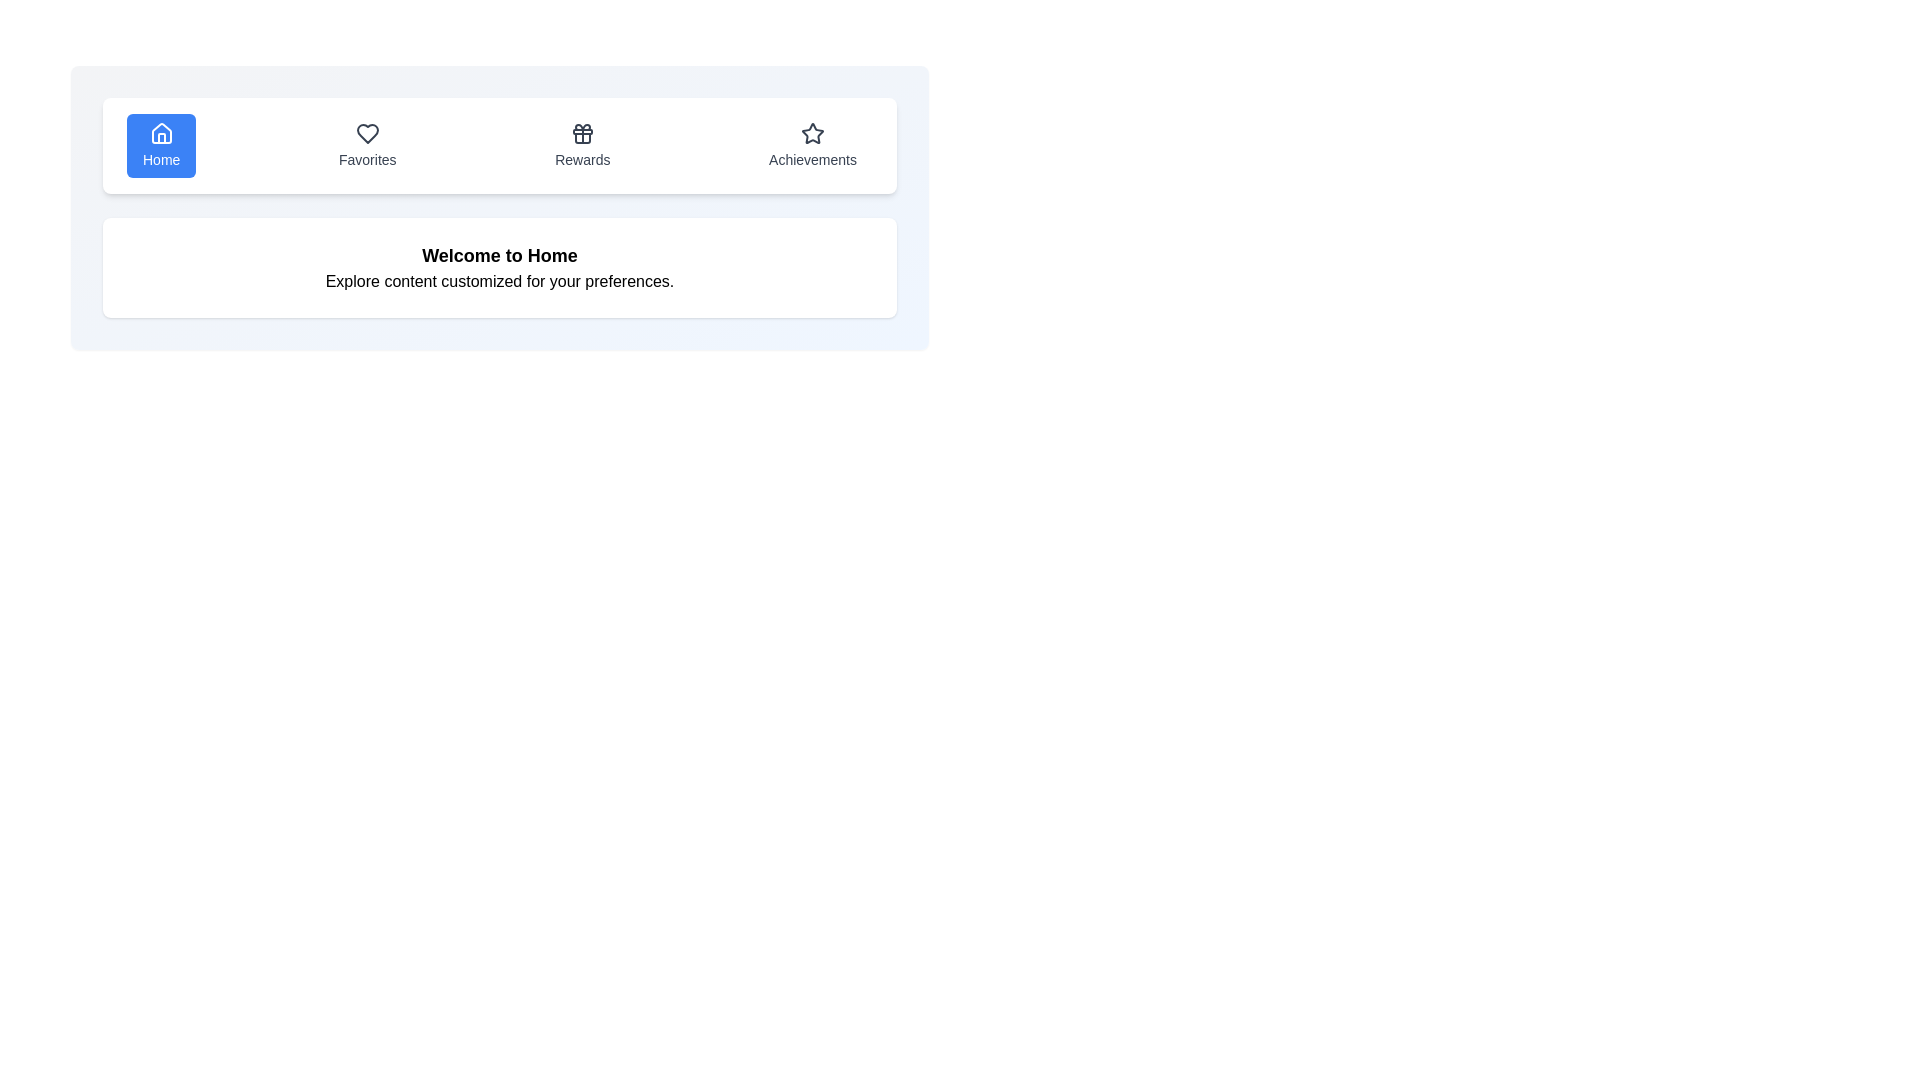  I want to click on the 'Achievements' icon, which is the fourth icon from the left in the top navigation bar, so click(813, 133).